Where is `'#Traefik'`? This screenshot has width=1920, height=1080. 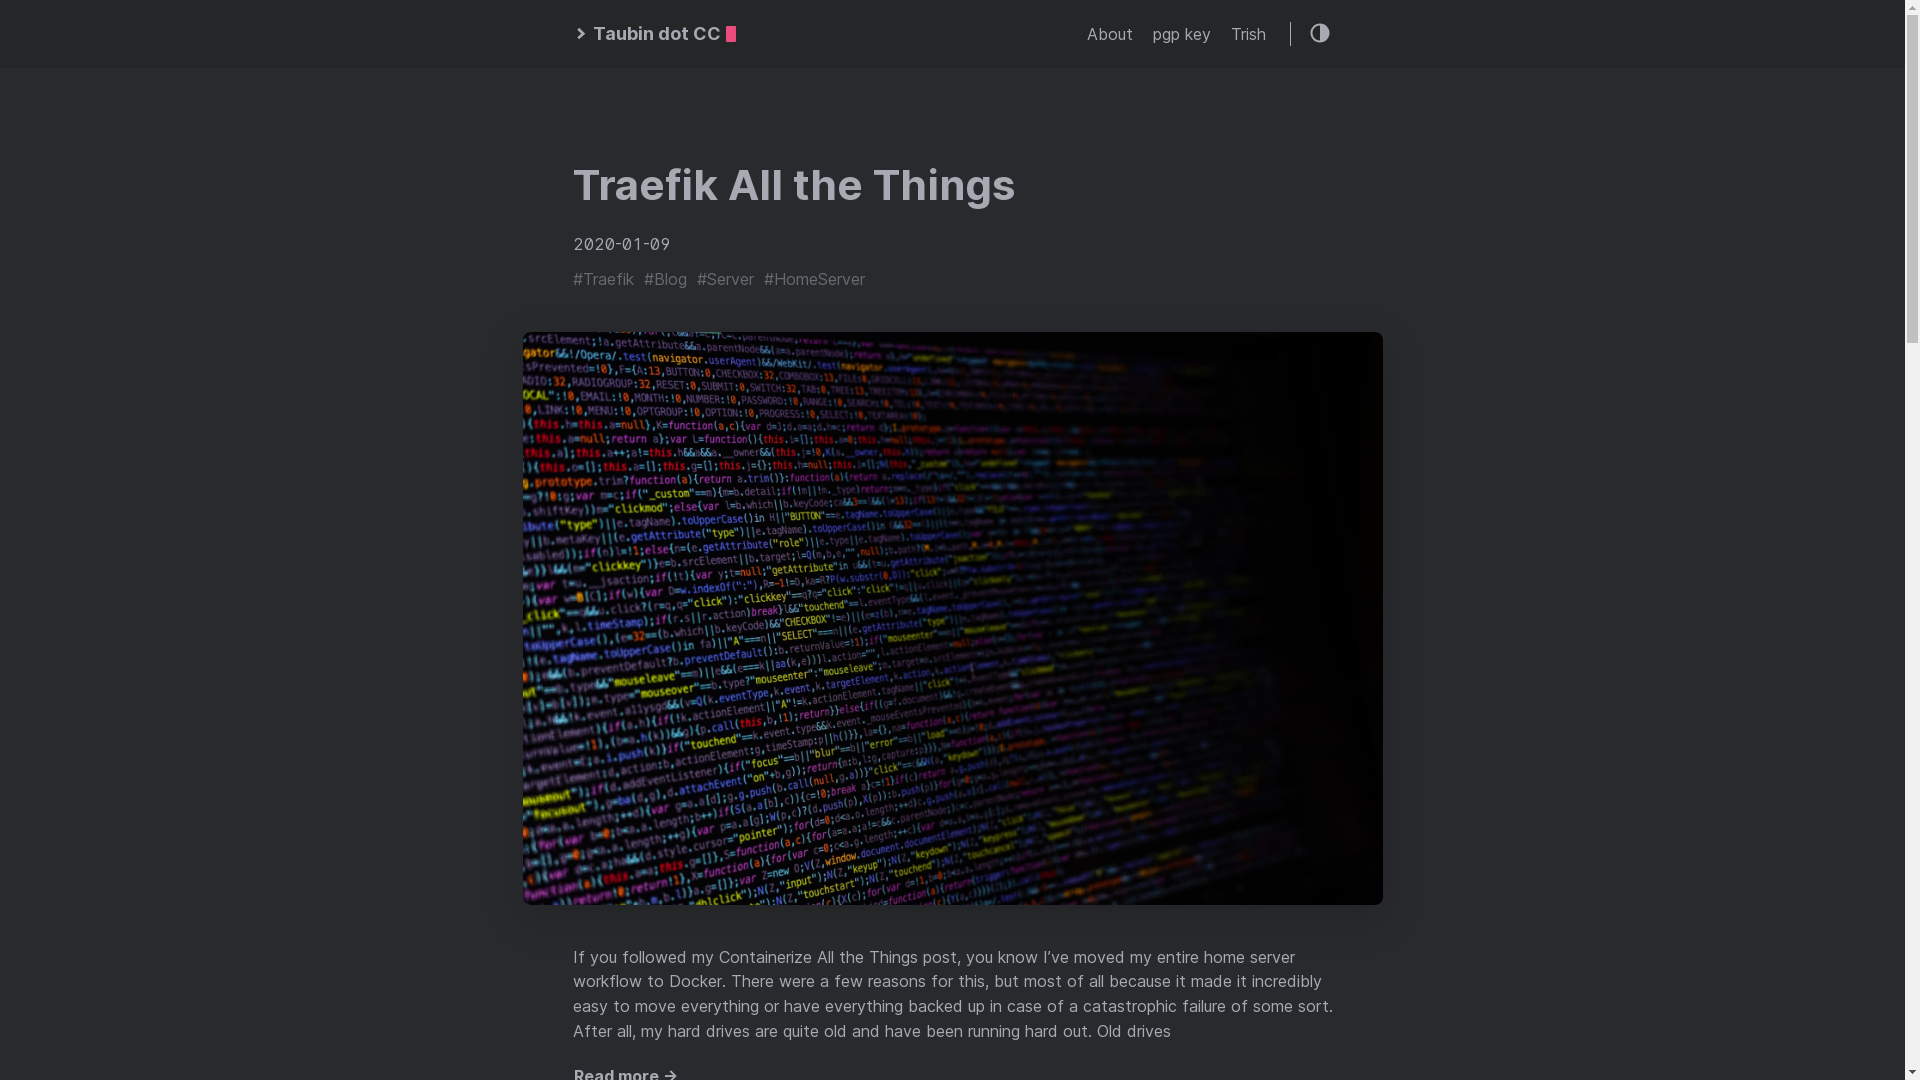
'#Traefik' is located at coordinates (601, 278).